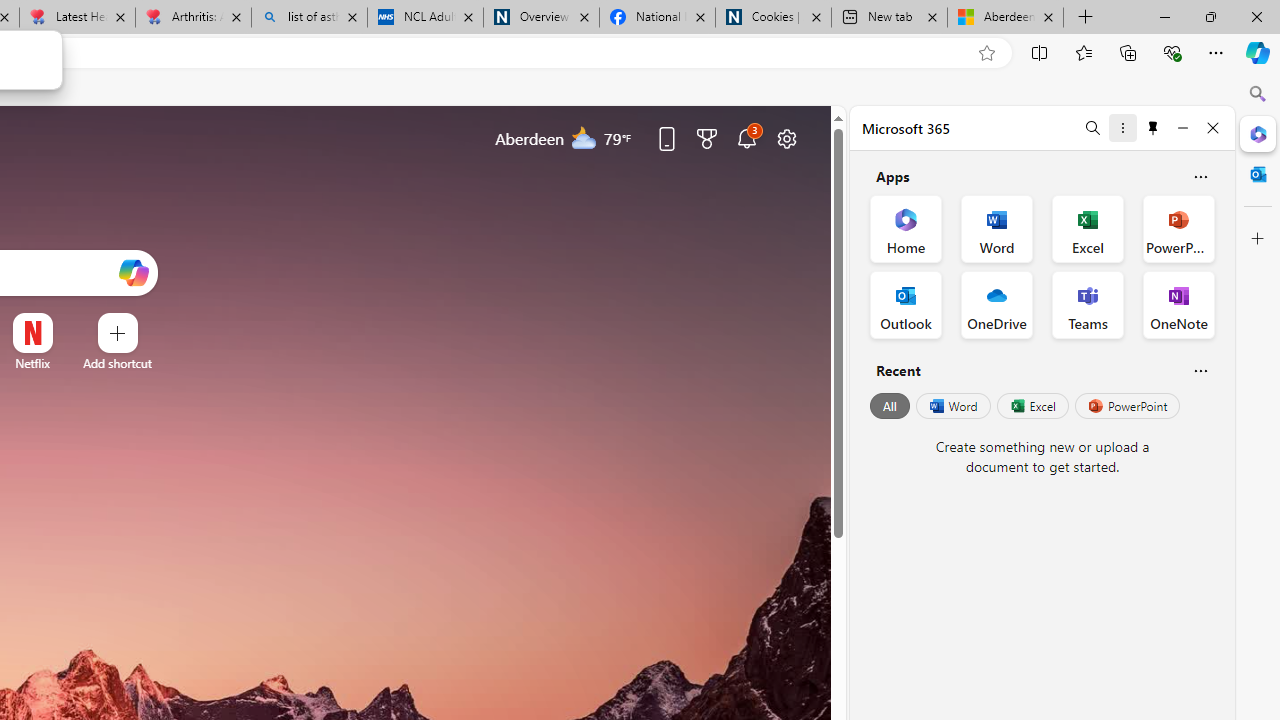 This screenshot has height=720, width=1280. Describe the element at coordinates (583, 136) in the screenshot. I see `'Mostly cloudy'` at that location.